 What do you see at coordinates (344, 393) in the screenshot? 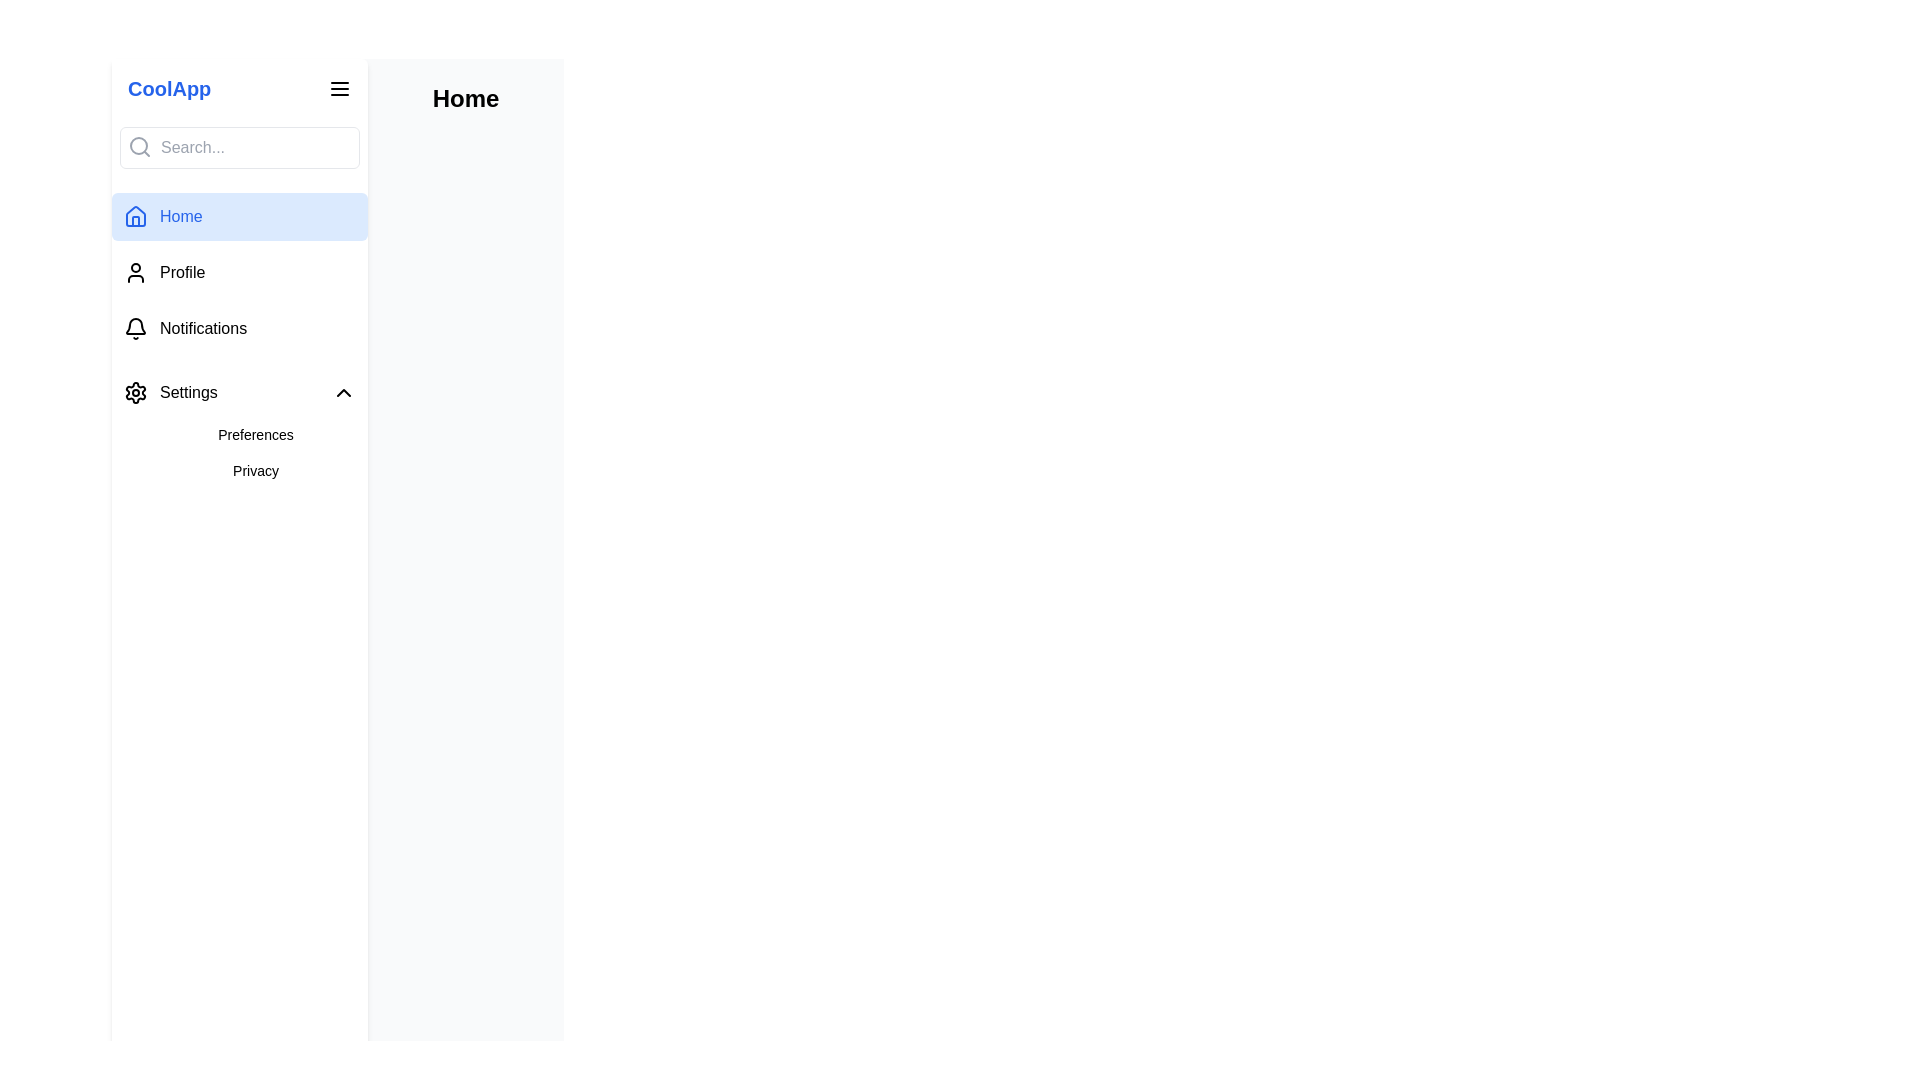
I see `the small upward-pointing chevron icon located to the right of the 'Settings' text in the left sidebar` at bounding box center [344, 393].